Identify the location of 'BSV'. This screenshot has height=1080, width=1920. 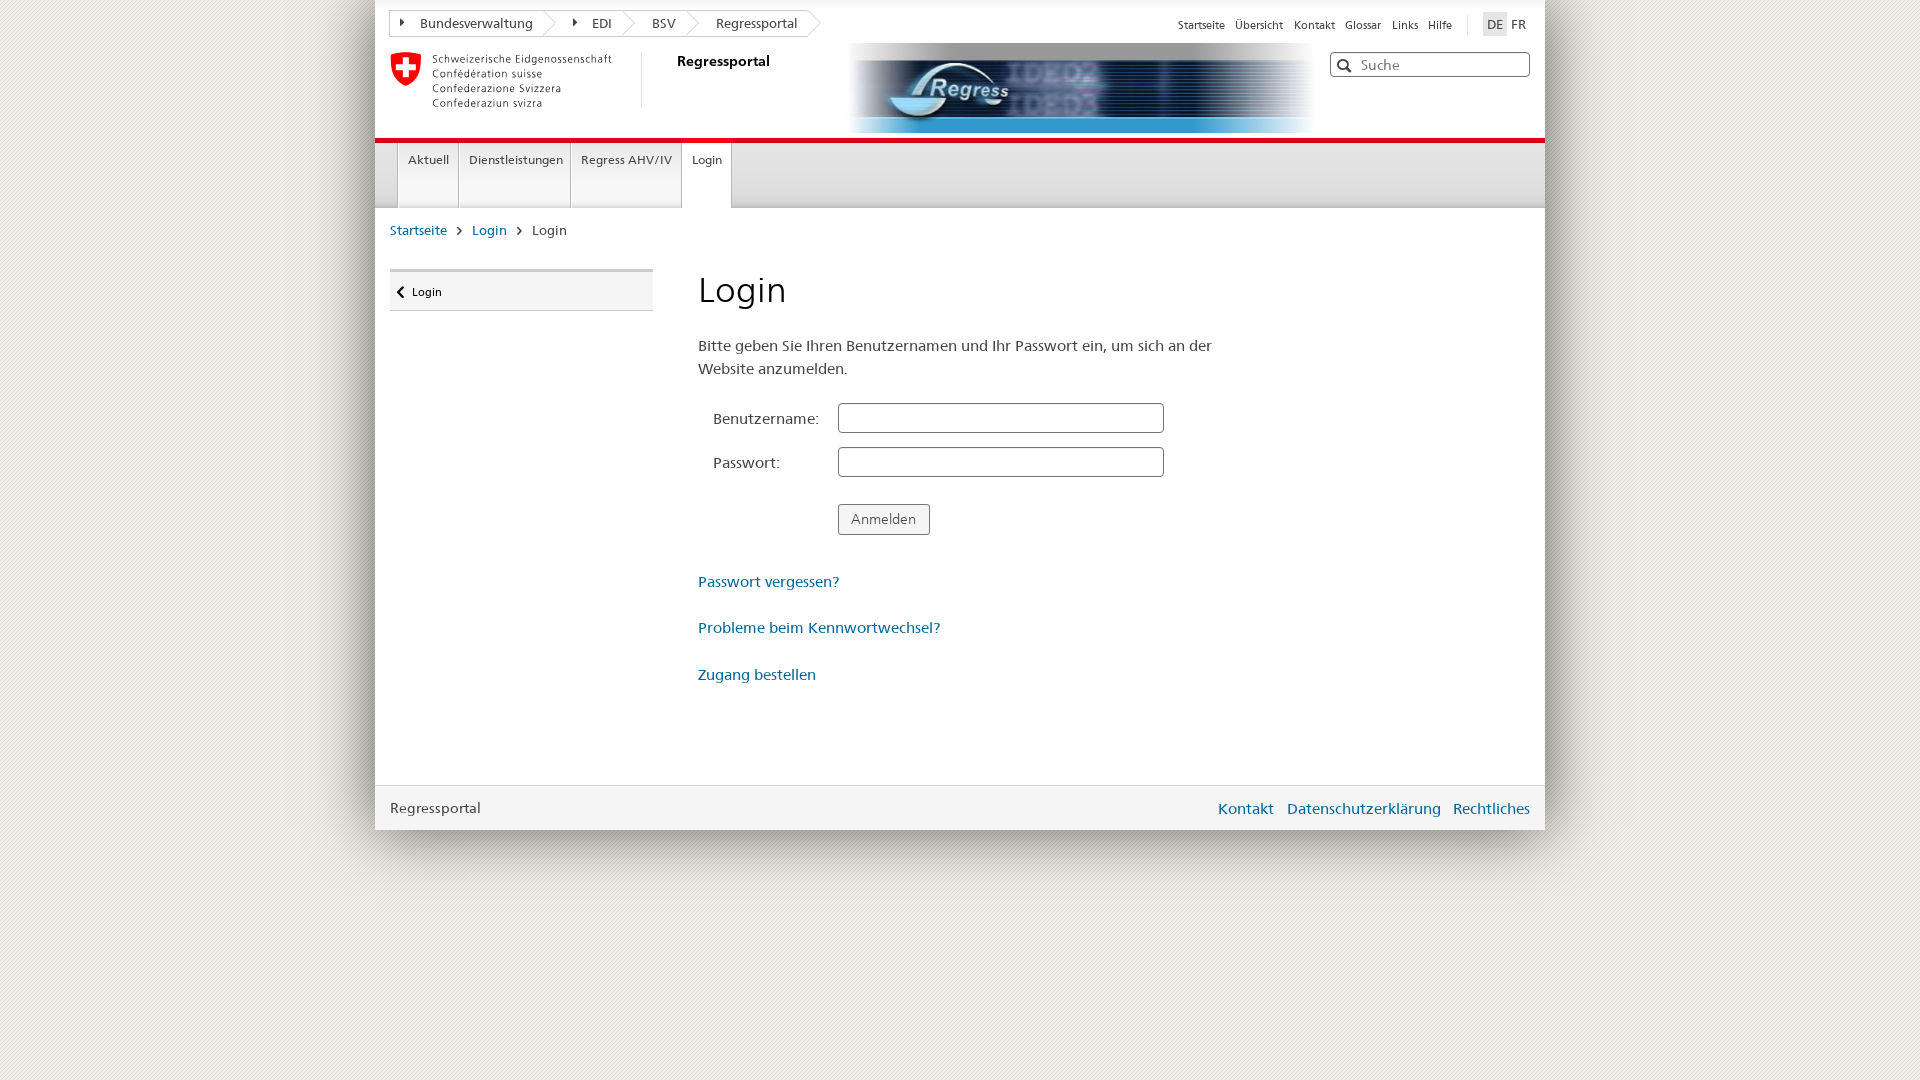
(653, 23).